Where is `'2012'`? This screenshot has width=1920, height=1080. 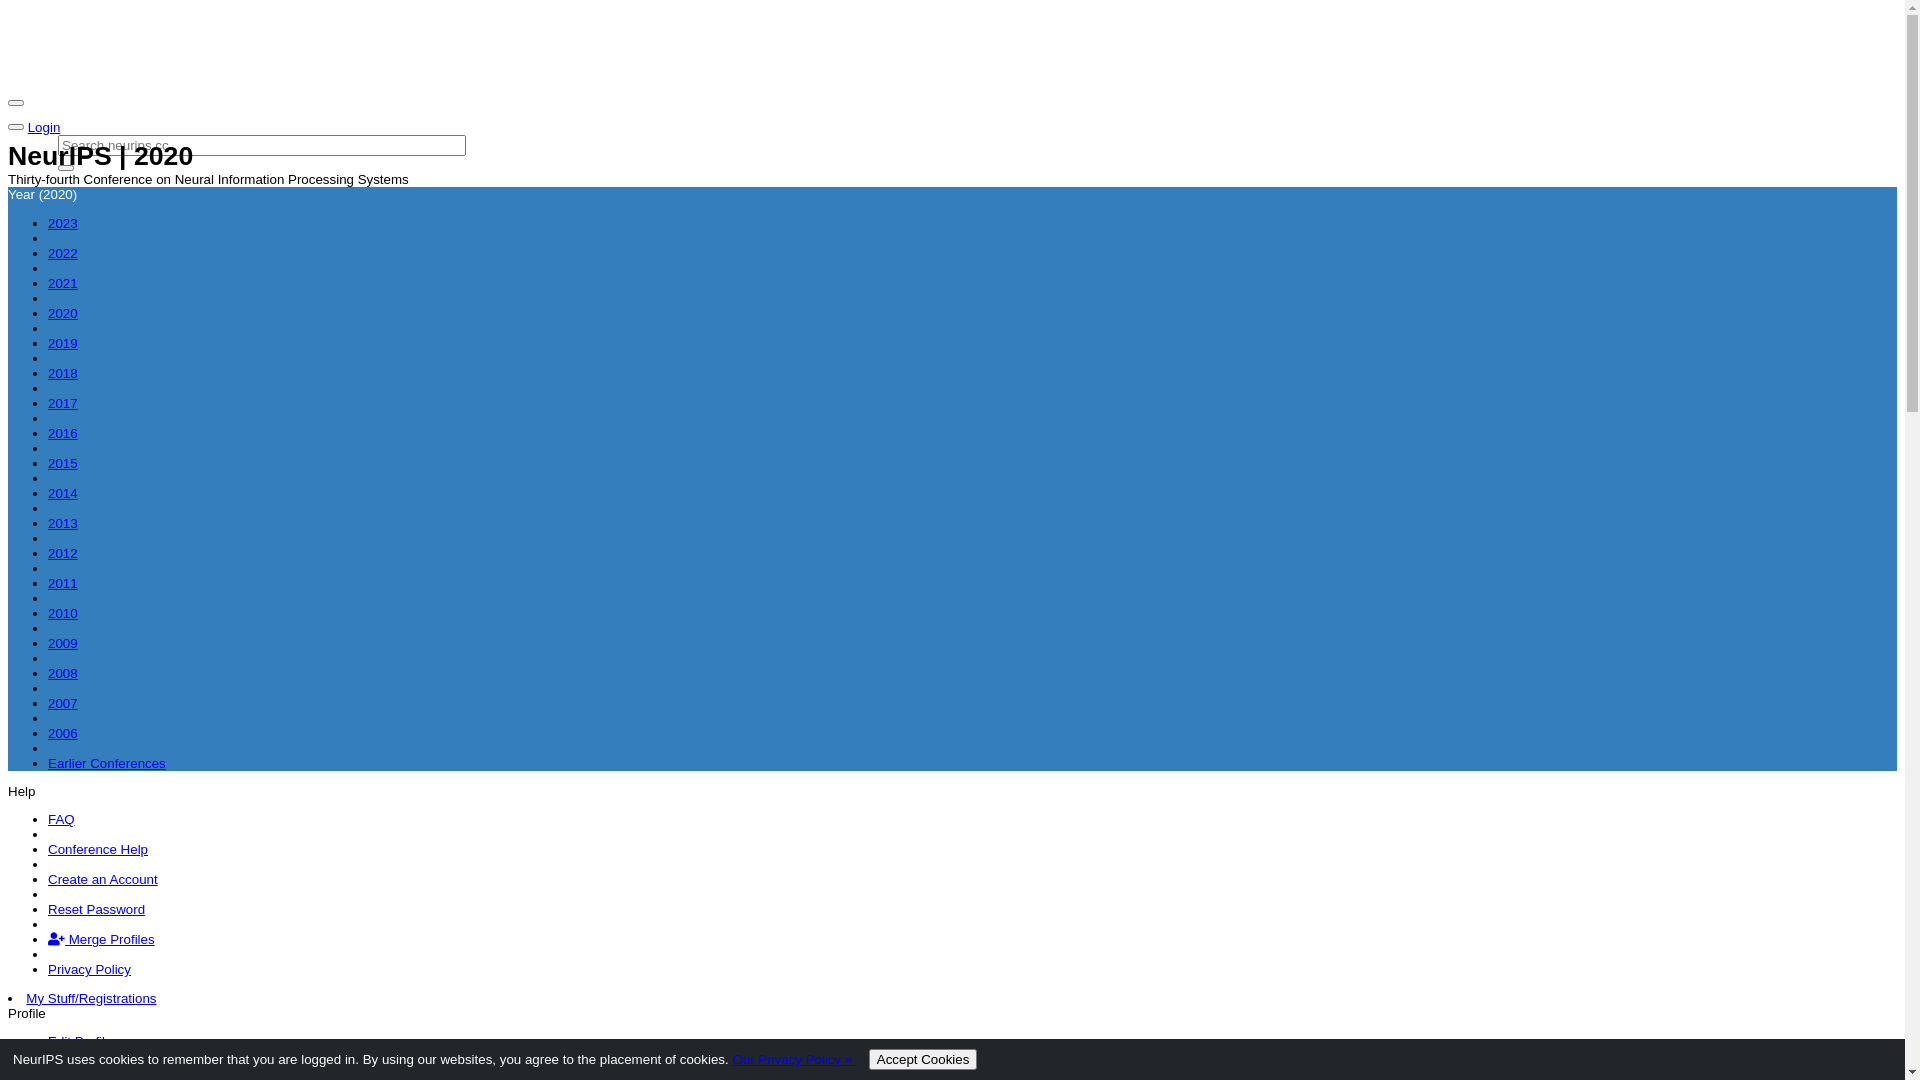 '2012' is located at coordinates (62, 553).